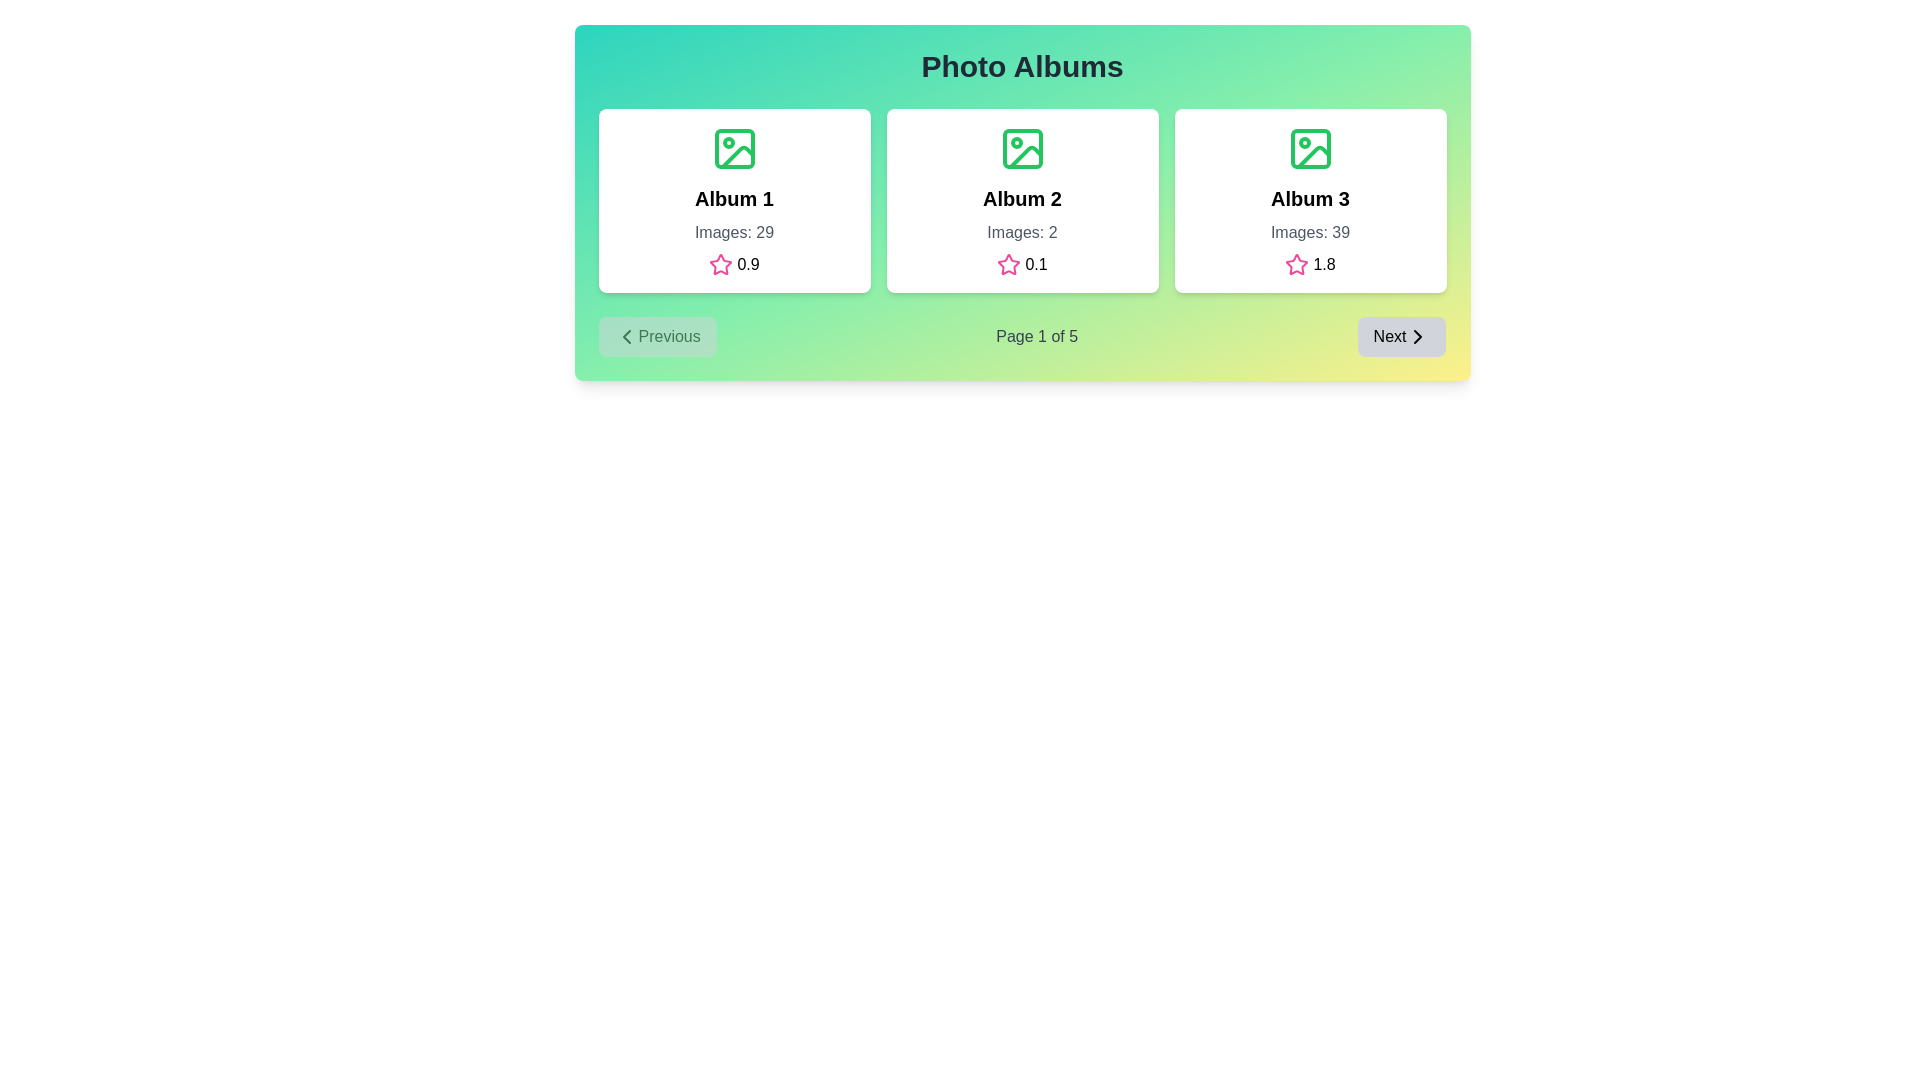 The height and width of the screenshot is (1080, 1920). What do you see at coordinates (736, 156) in the screenshot?
I see `the green line drawing element forming a segment of the picture icon located in the bottom right portion of the first album card's SVG drawing` at bounding box center [736, 156].